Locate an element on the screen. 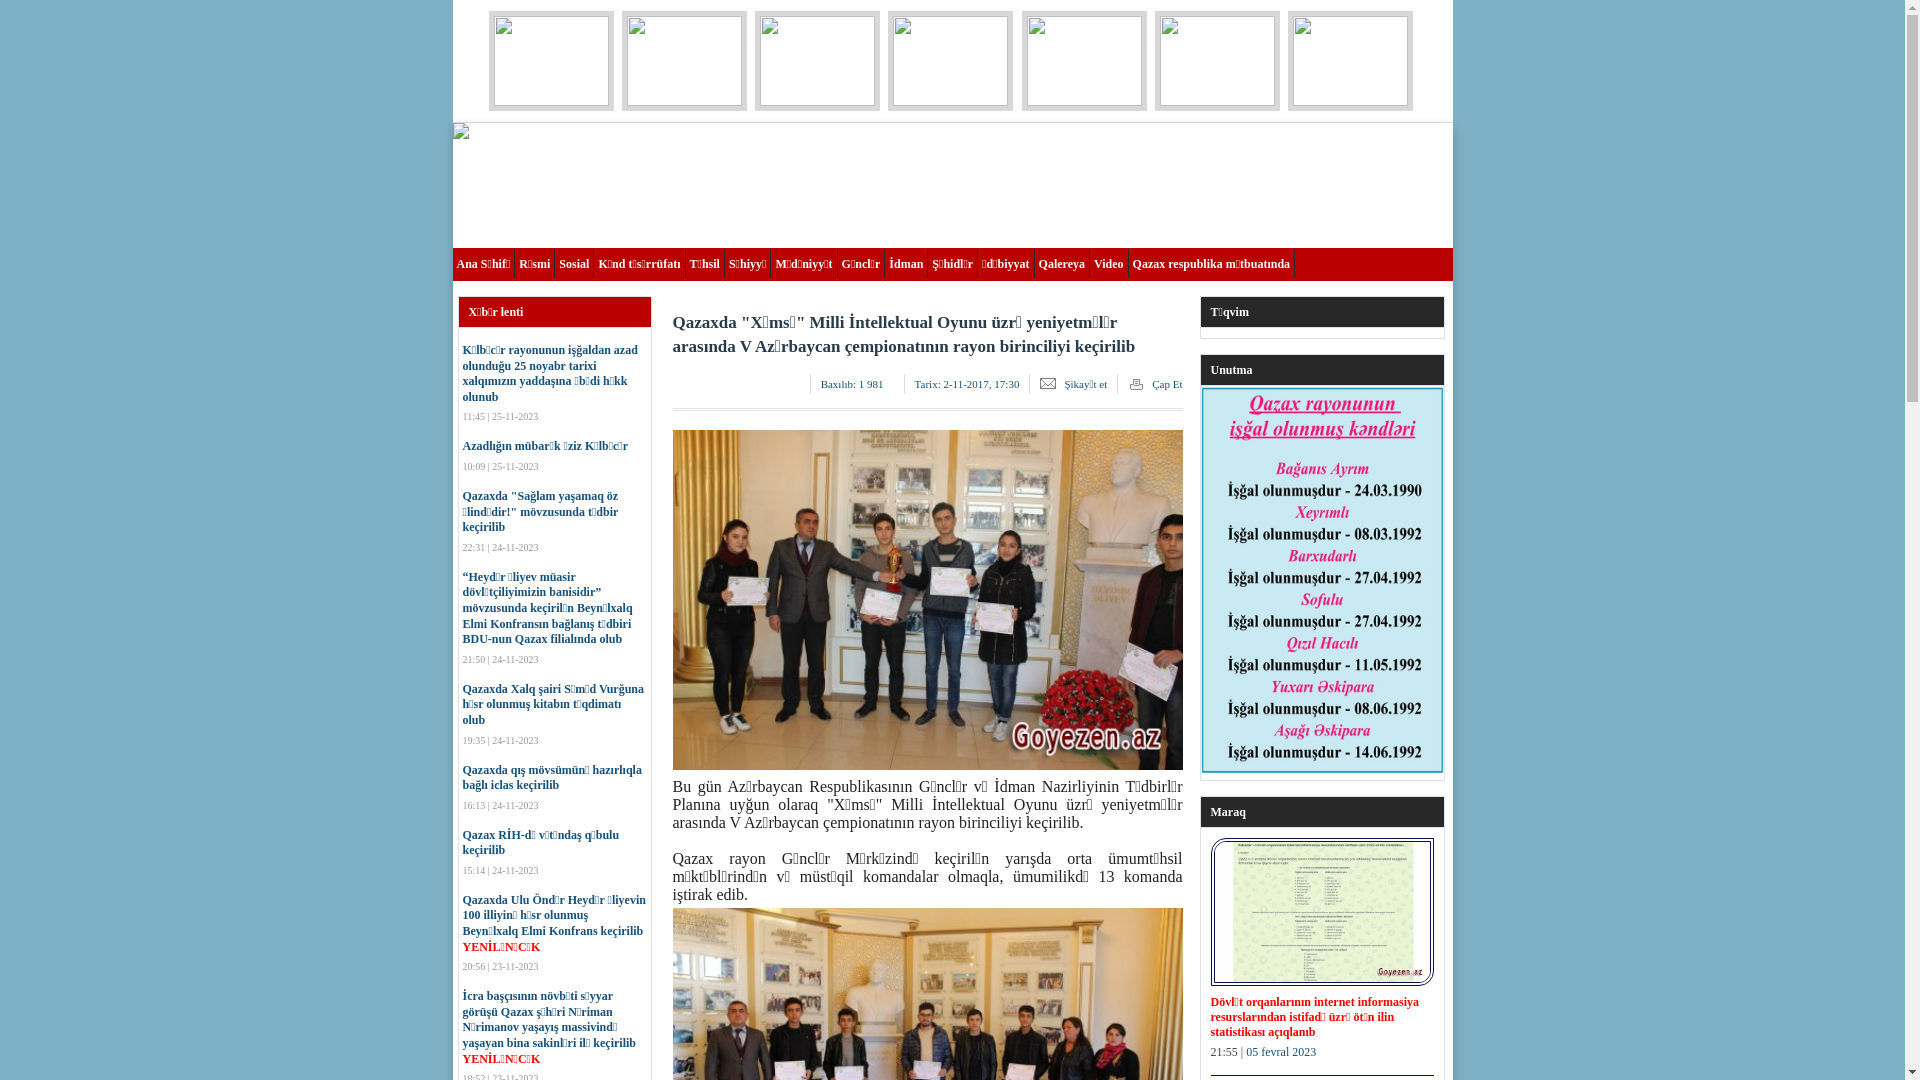 Image resolution: width=1920 pixels, height=1080 pixels. 'Video' is located at coordinates (1108, 261).